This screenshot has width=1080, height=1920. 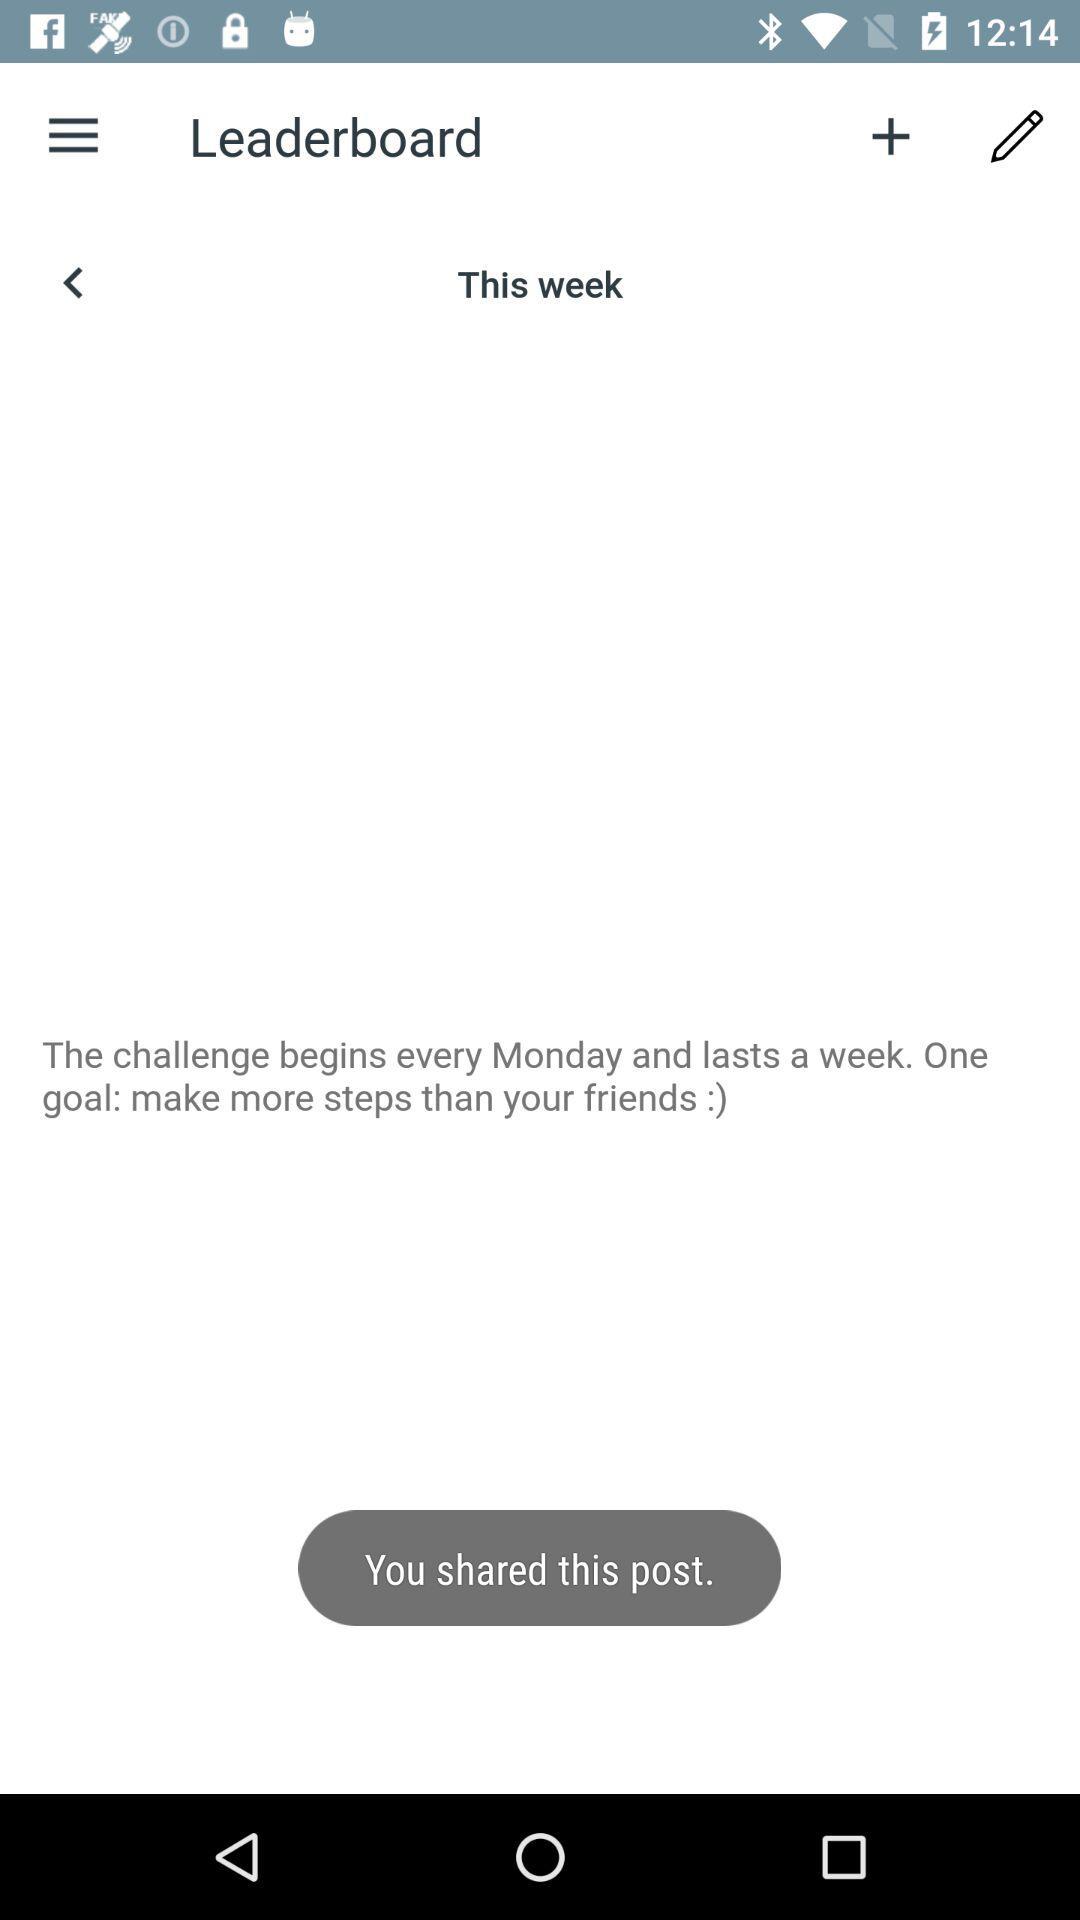 I want to click on previous, so click(x=72, y=282).